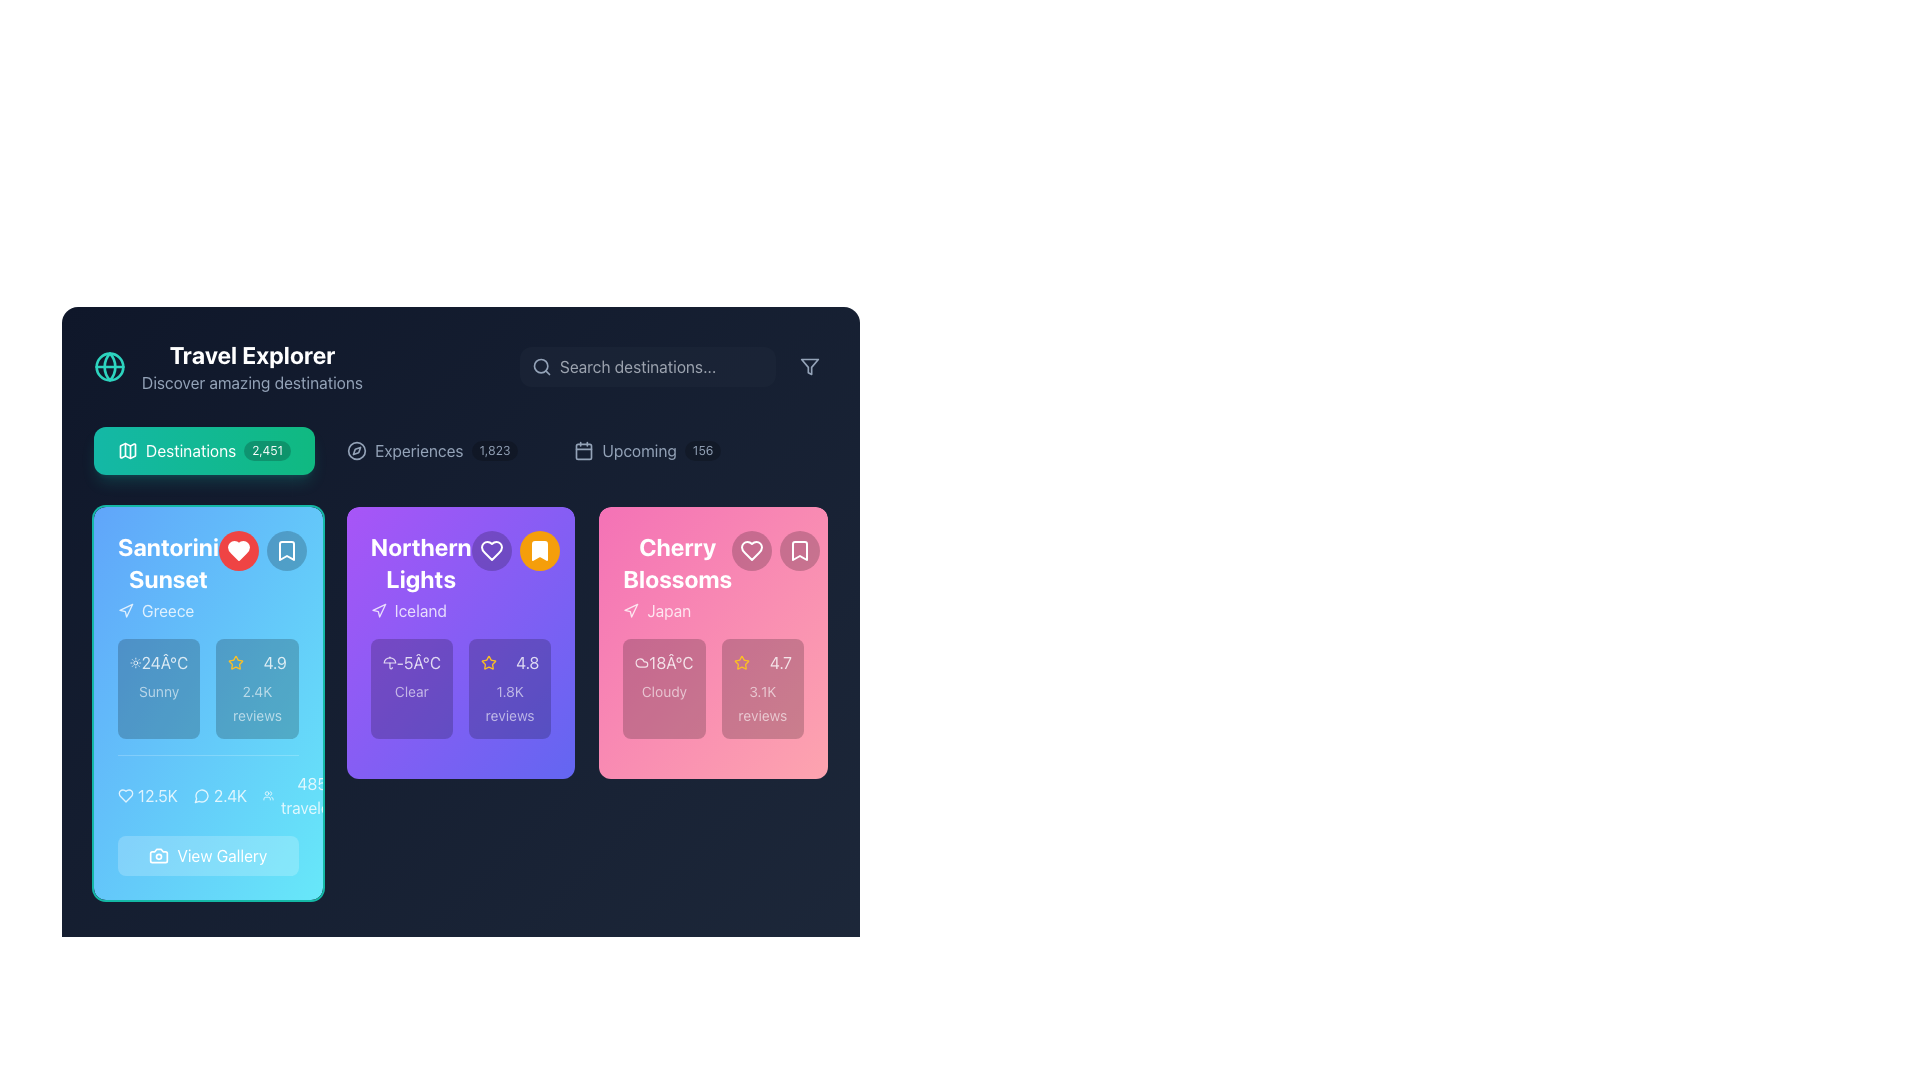 This screenshot has width=1920, height=1080. Describe the element at coordinates (201, 794) in the screenshot. I see `the message or review indicator icon resembling a speech bubble, located above the text '2.4K' in the 'Santorini Sunset' card` at that location.